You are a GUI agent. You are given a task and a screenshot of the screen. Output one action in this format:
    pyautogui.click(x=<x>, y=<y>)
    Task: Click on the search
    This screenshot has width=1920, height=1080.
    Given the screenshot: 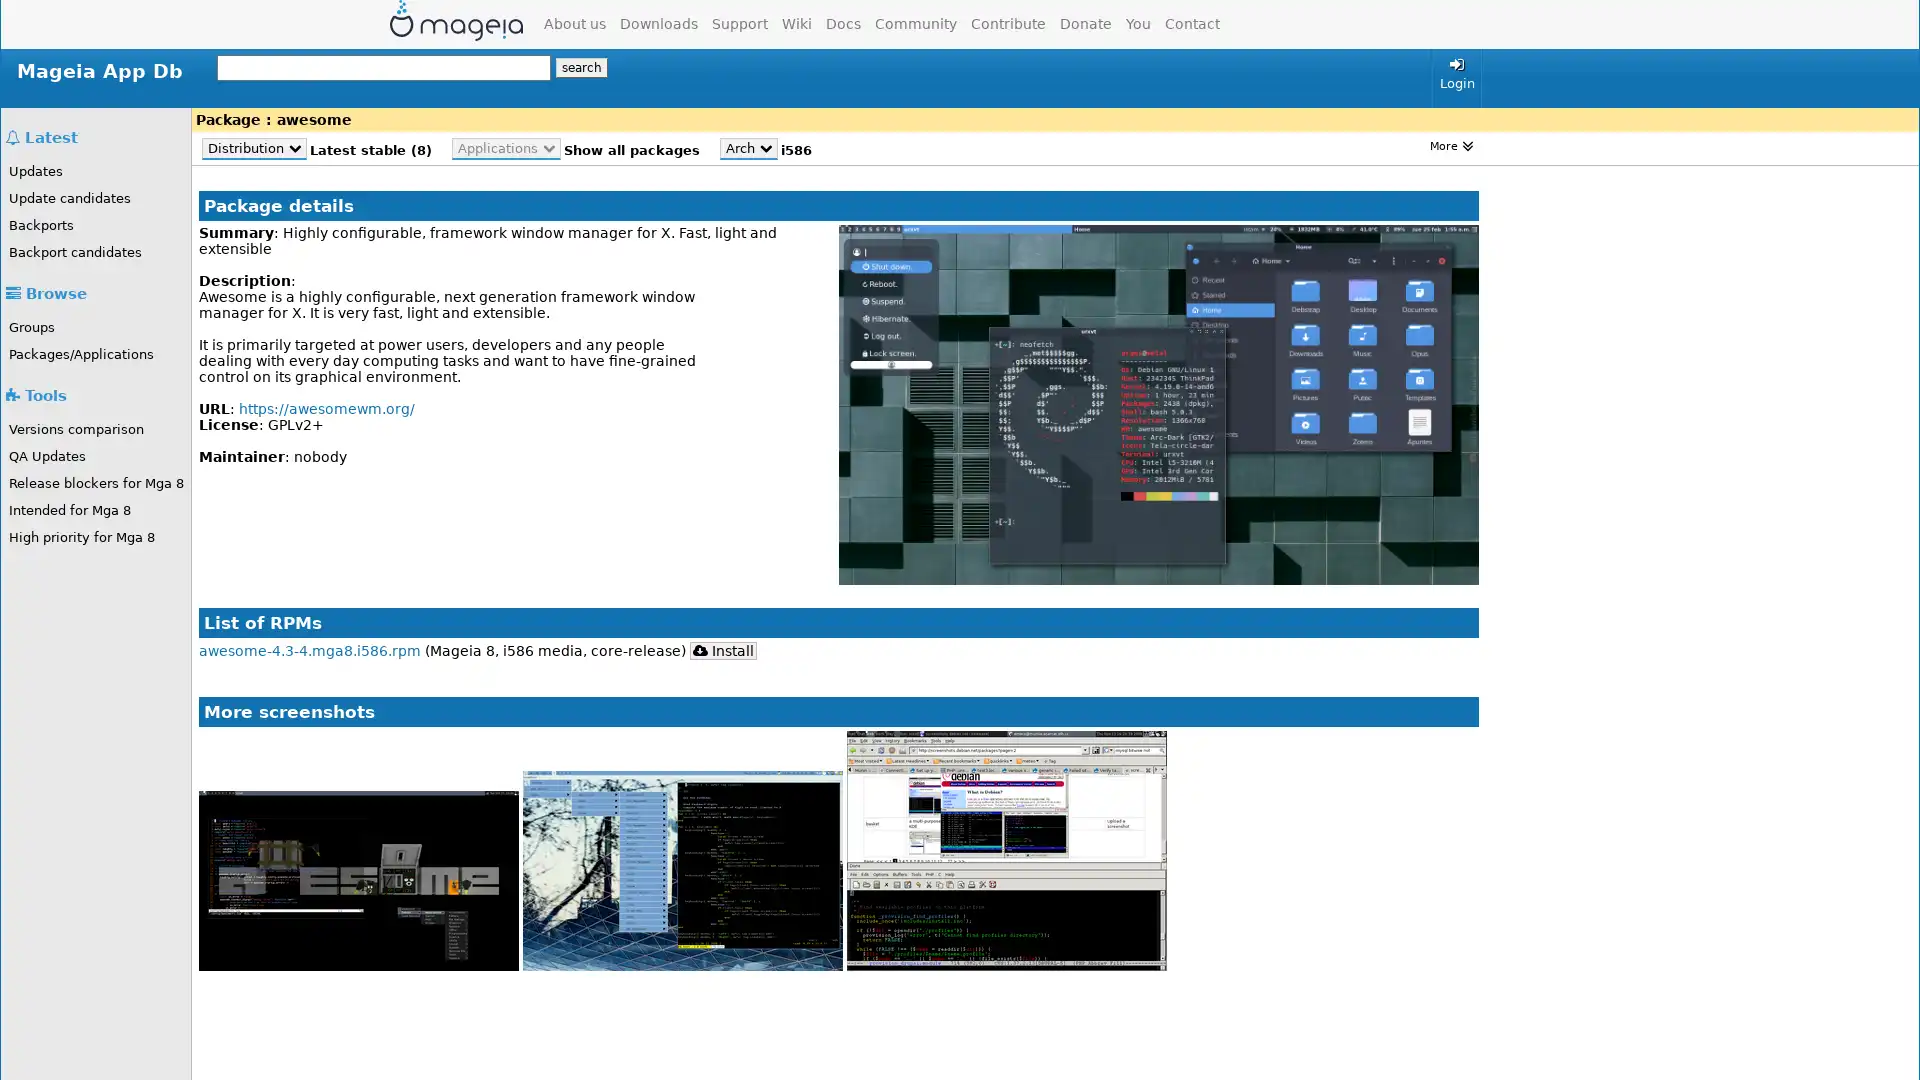 What is the action you would take?
    pyautogui.click(x=580, y=67)
    